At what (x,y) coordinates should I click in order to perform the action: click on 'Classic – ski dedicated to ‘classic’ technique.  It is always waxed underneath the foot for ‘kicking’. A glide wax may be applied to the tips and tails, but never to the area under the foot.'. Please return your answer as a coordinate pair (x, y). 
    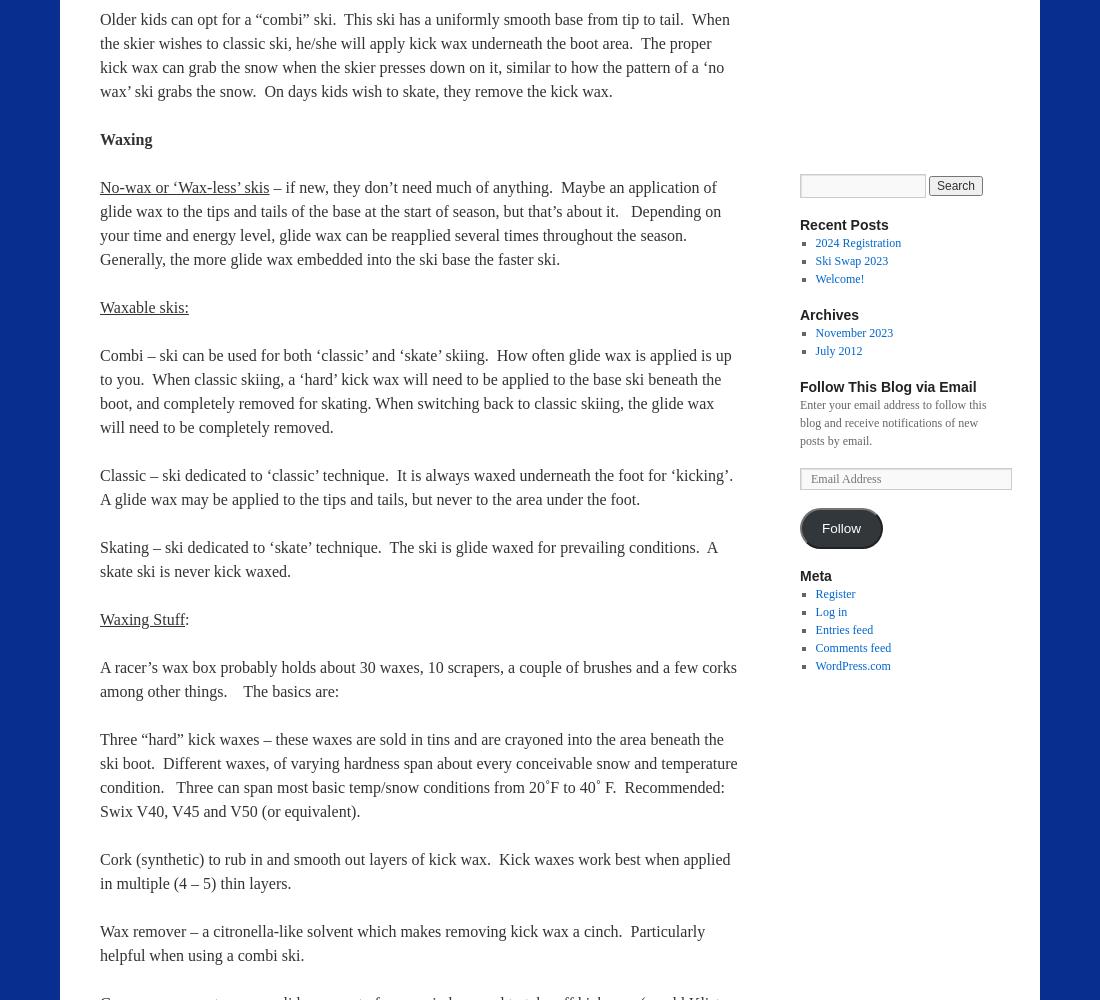
    Looking at the image, I should click on (415, 486).